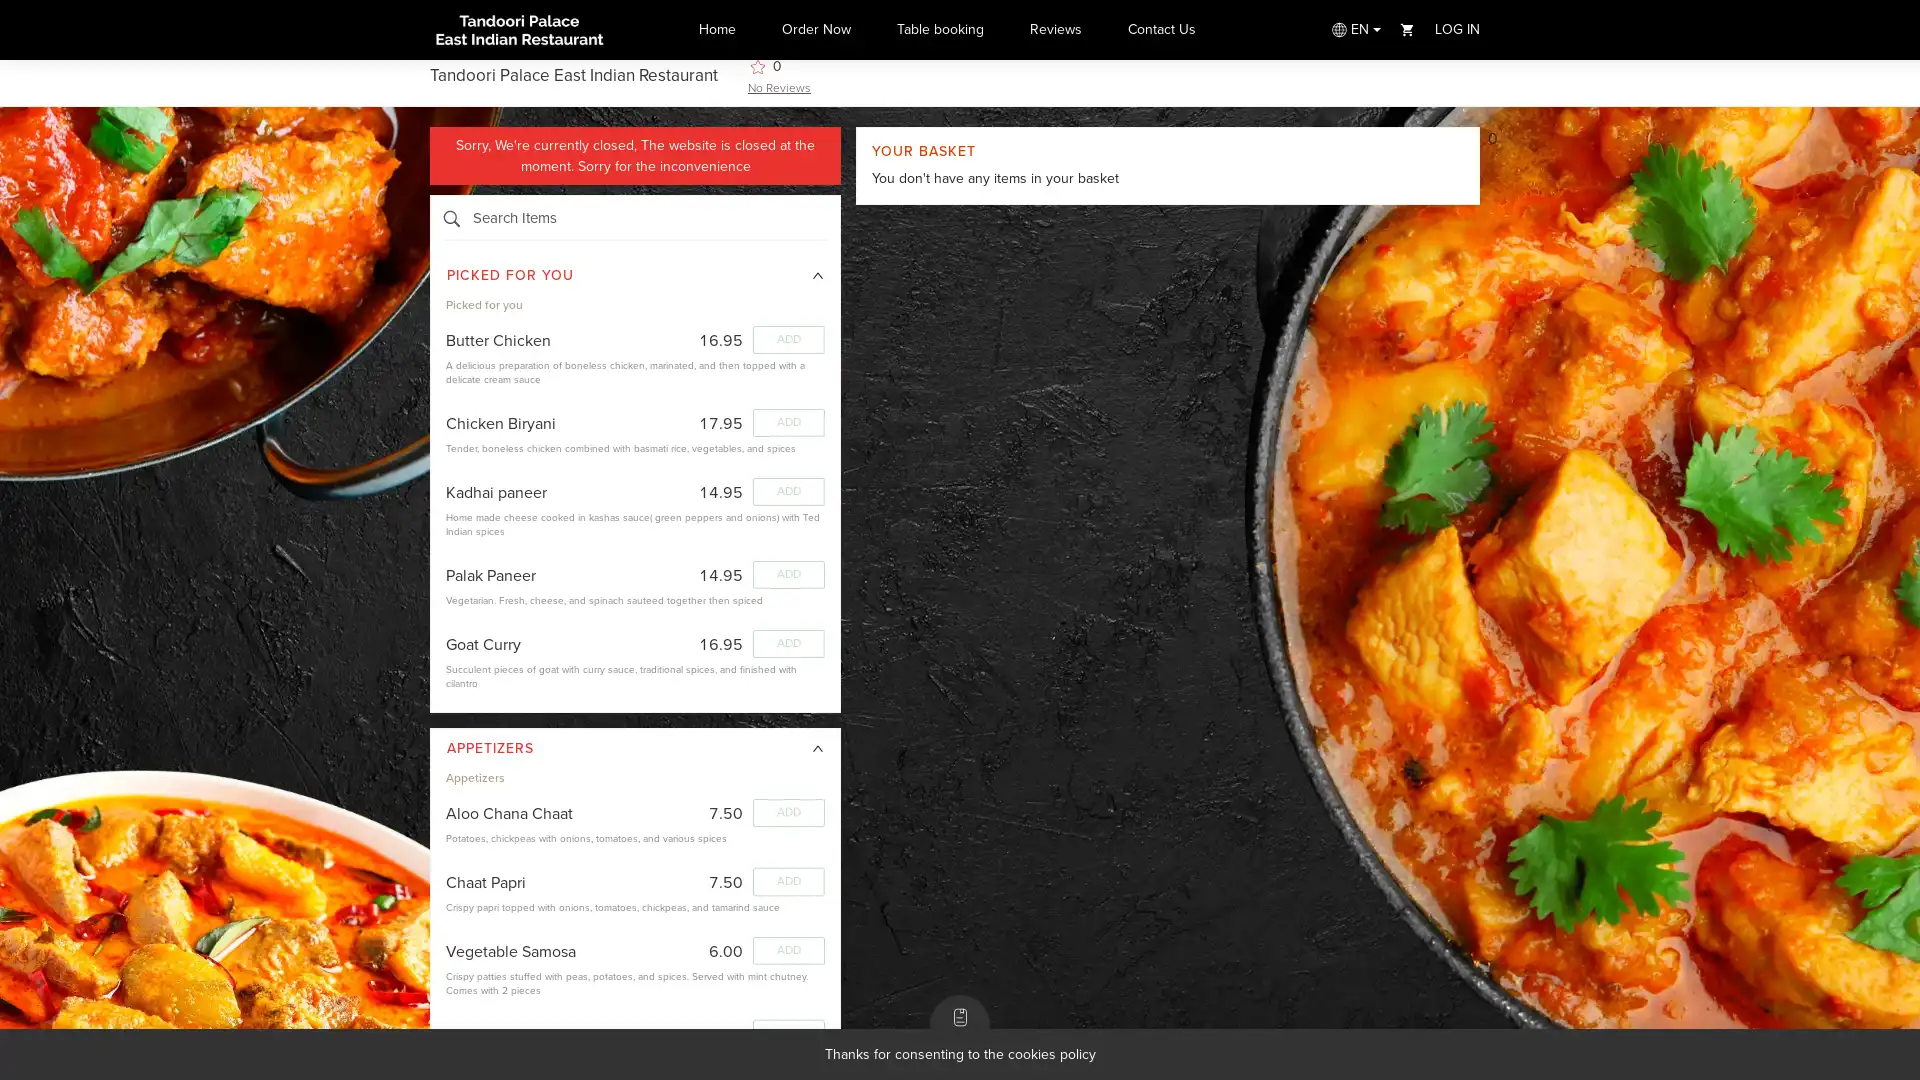 The width and height of the screenshot is (1920, 1080). I want to click on EN, so click(1354, 29).